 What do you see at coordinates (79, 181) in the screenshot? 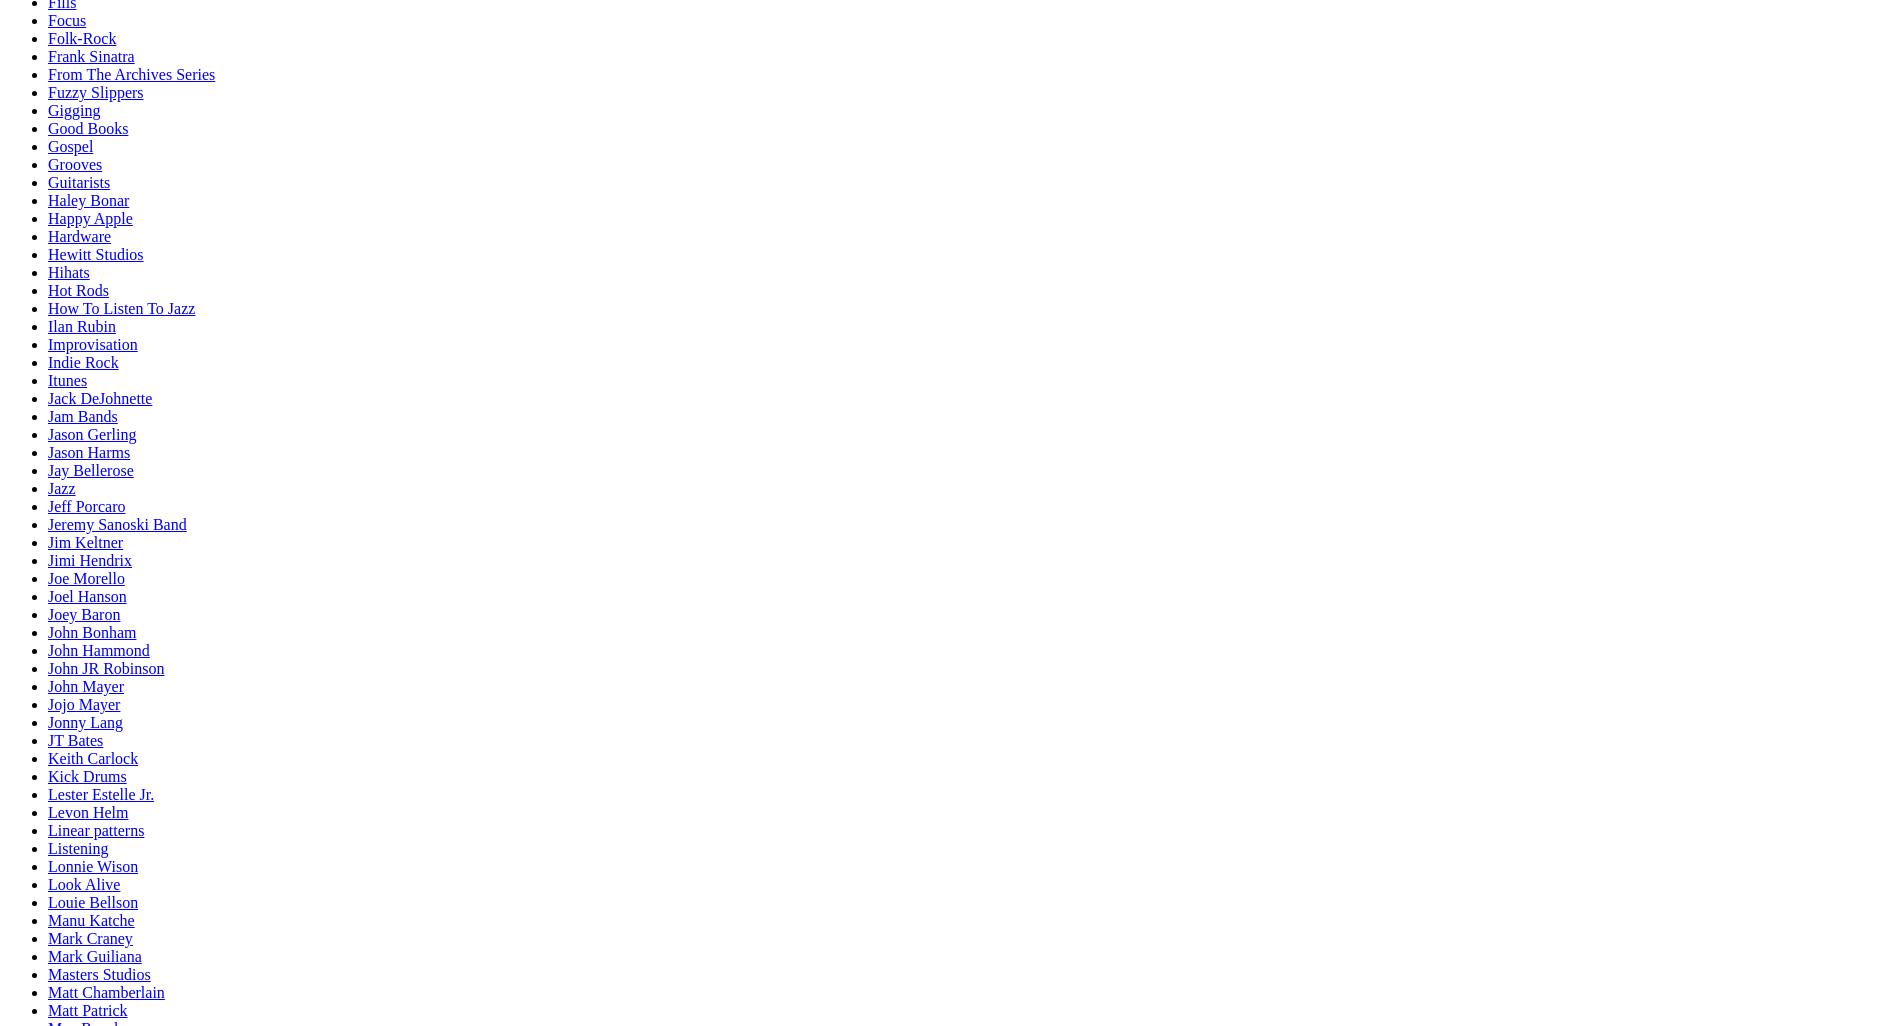
I see `'Guitarists'` at bounding box center [79, 181].